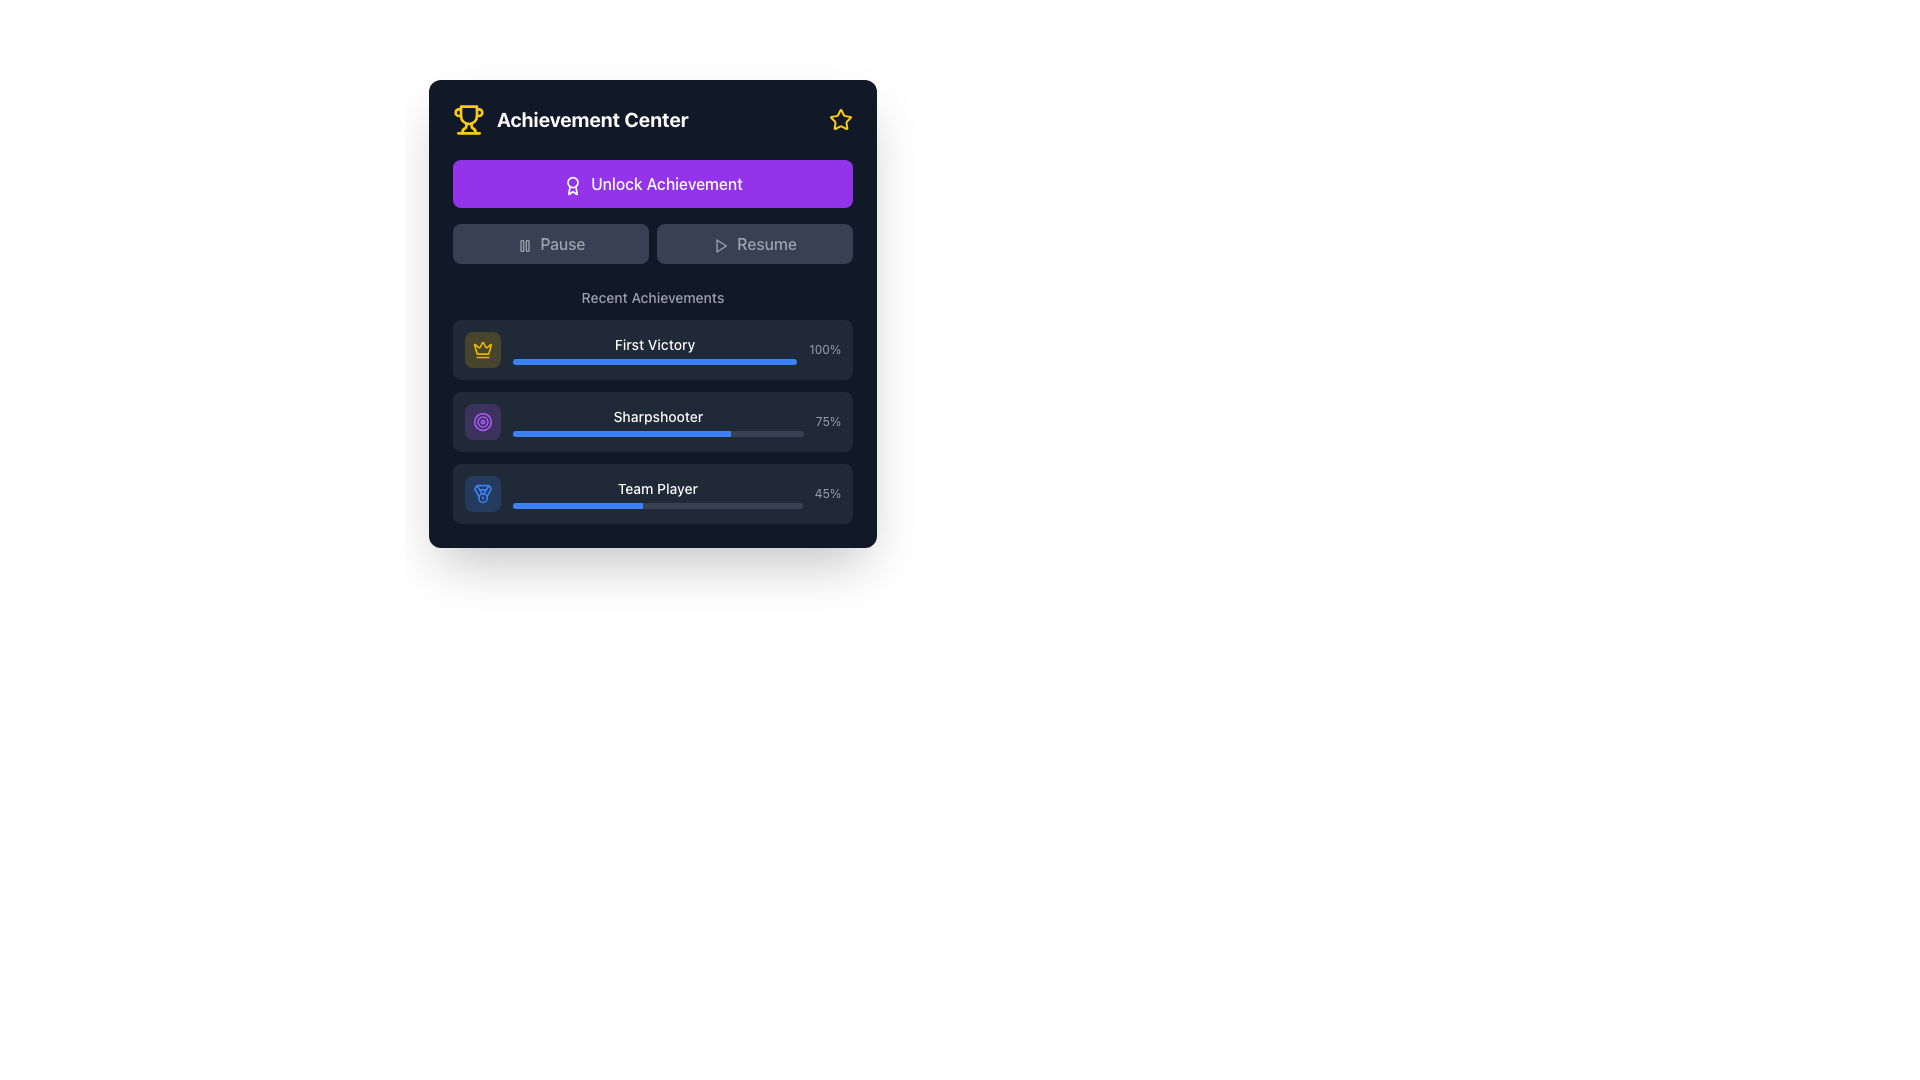 The image size is (1920, 1080). Describe the element at coordinates (652, 212) in the screenshot. I see `the 'Unlock Achievement' text region, which is prominently displayed in white text on a vivid purple background, located in the Achievement Center section` at that location.